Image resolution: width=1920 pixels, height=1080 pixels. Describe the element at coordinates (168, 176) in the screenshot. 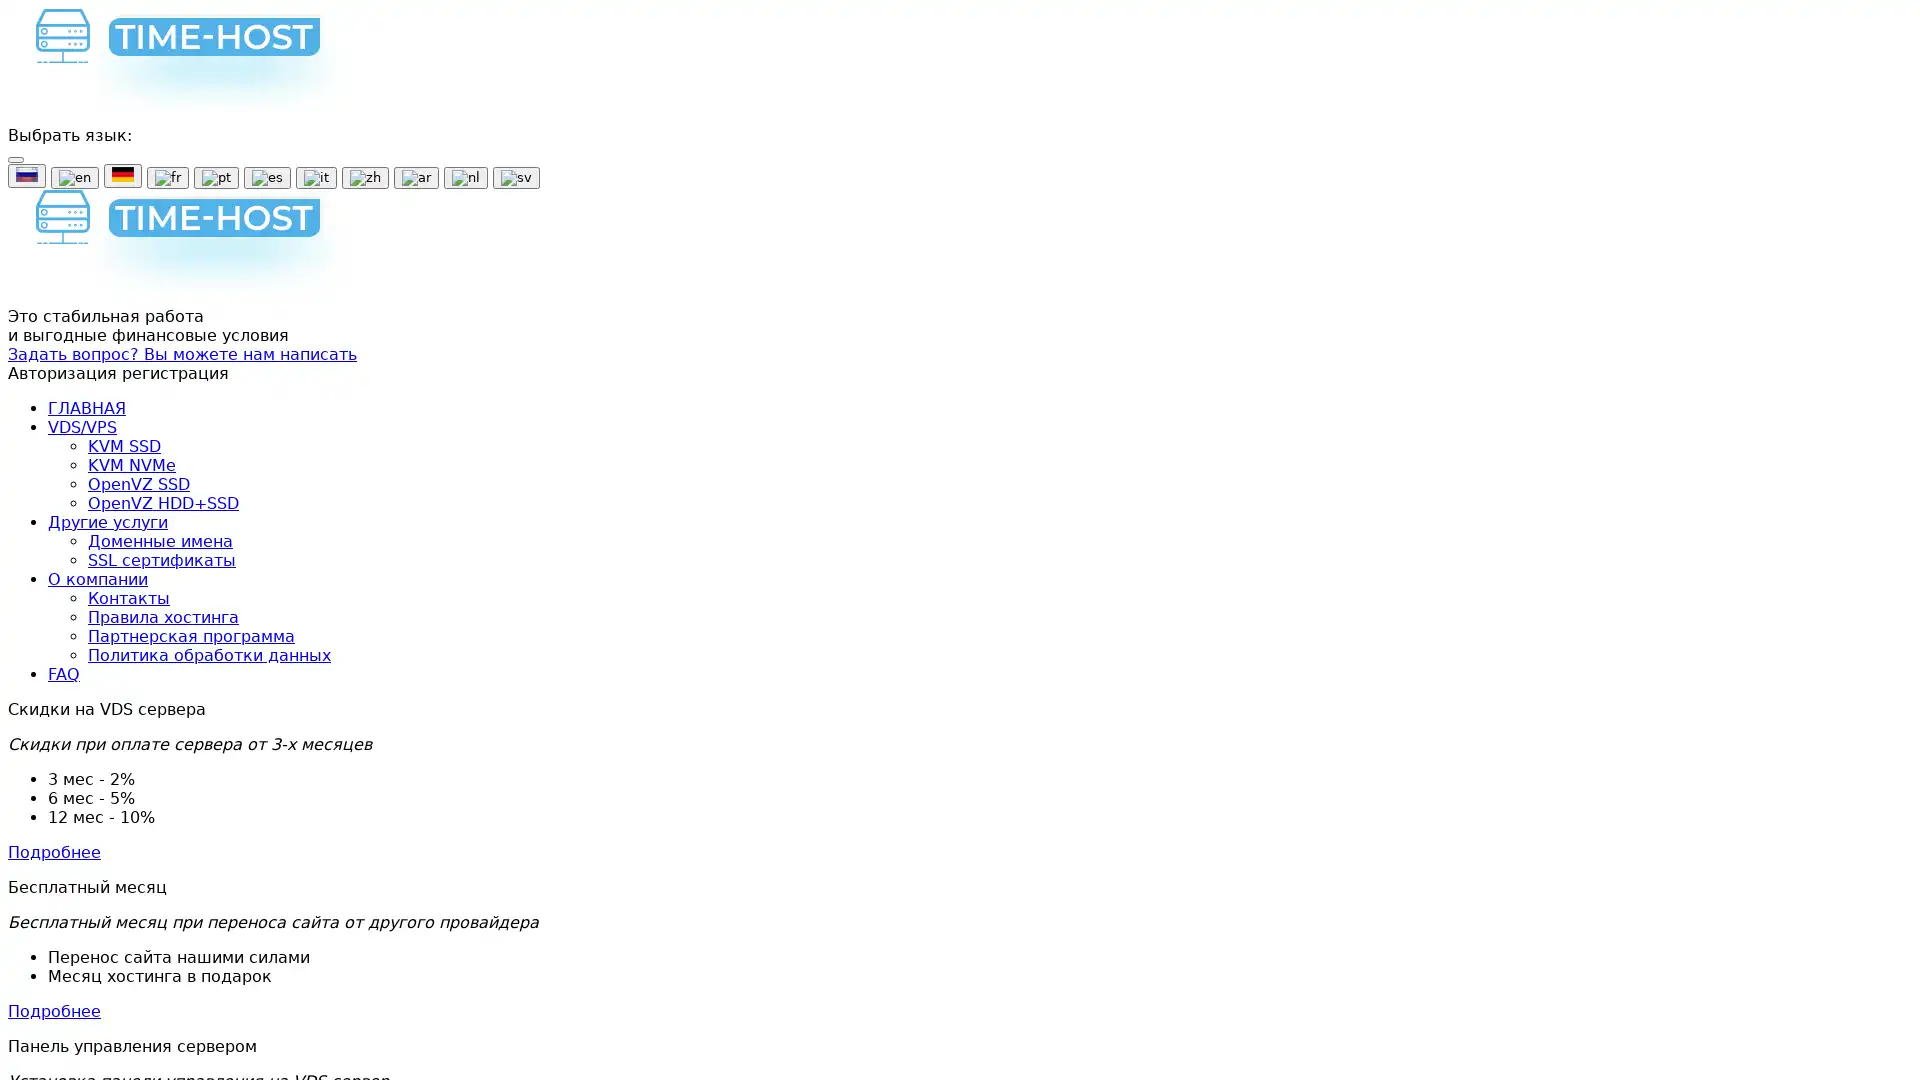

I see `fr` at that location.